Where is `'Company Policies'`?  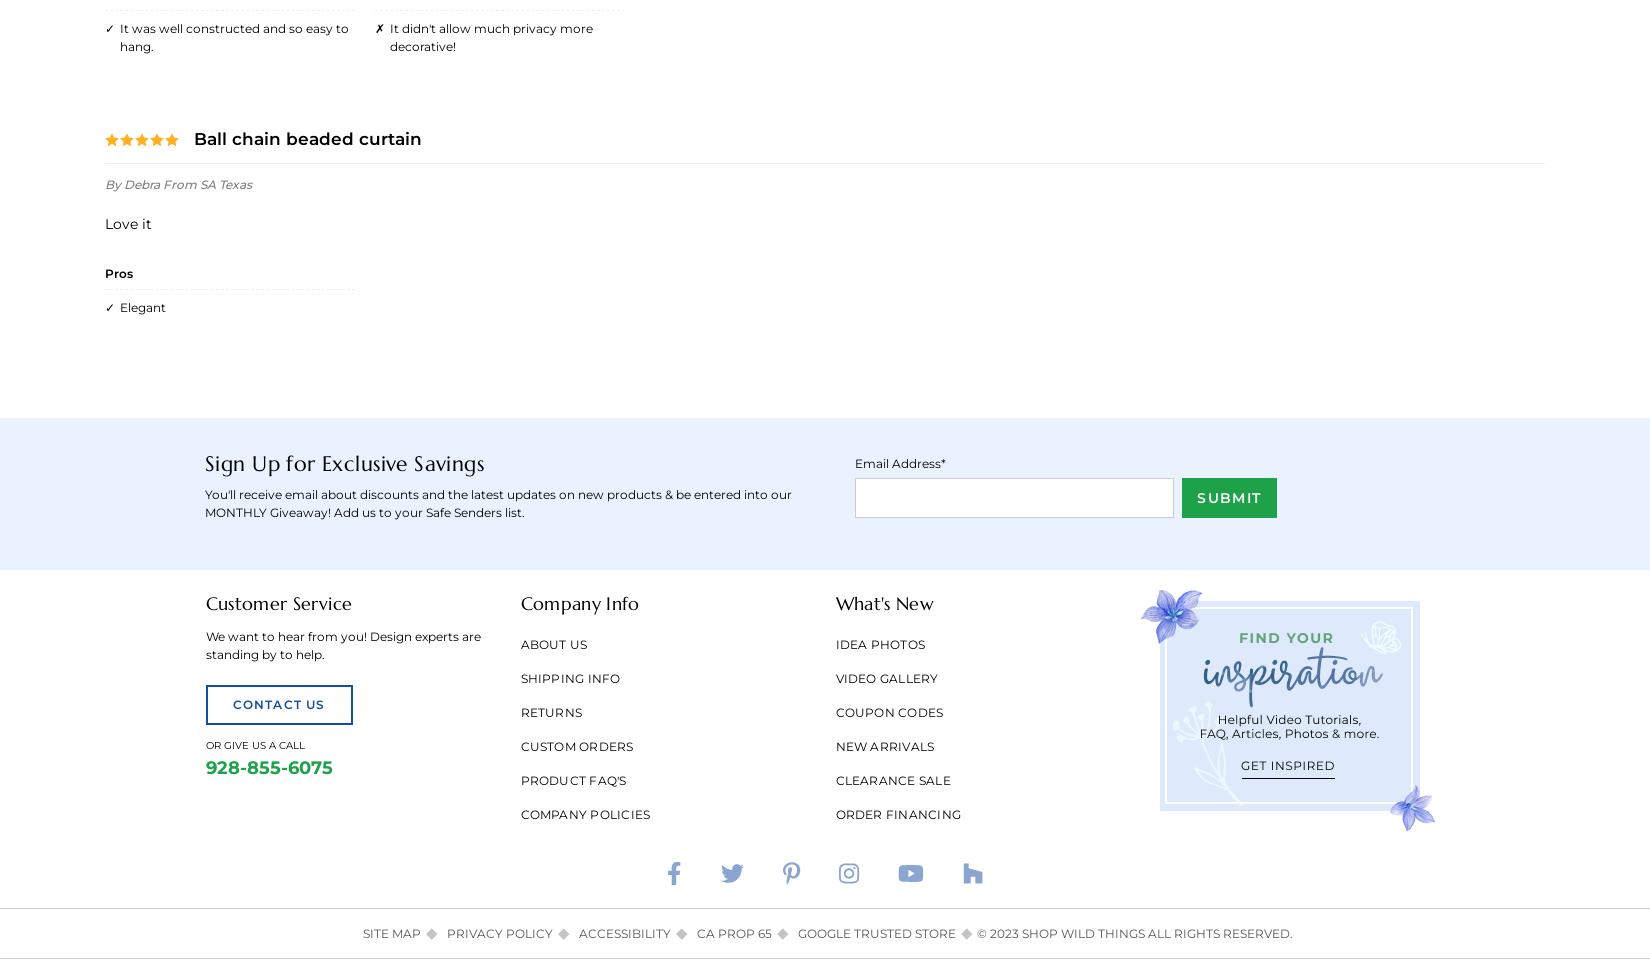
'Company Policies' is located at coordinates (583, 813).